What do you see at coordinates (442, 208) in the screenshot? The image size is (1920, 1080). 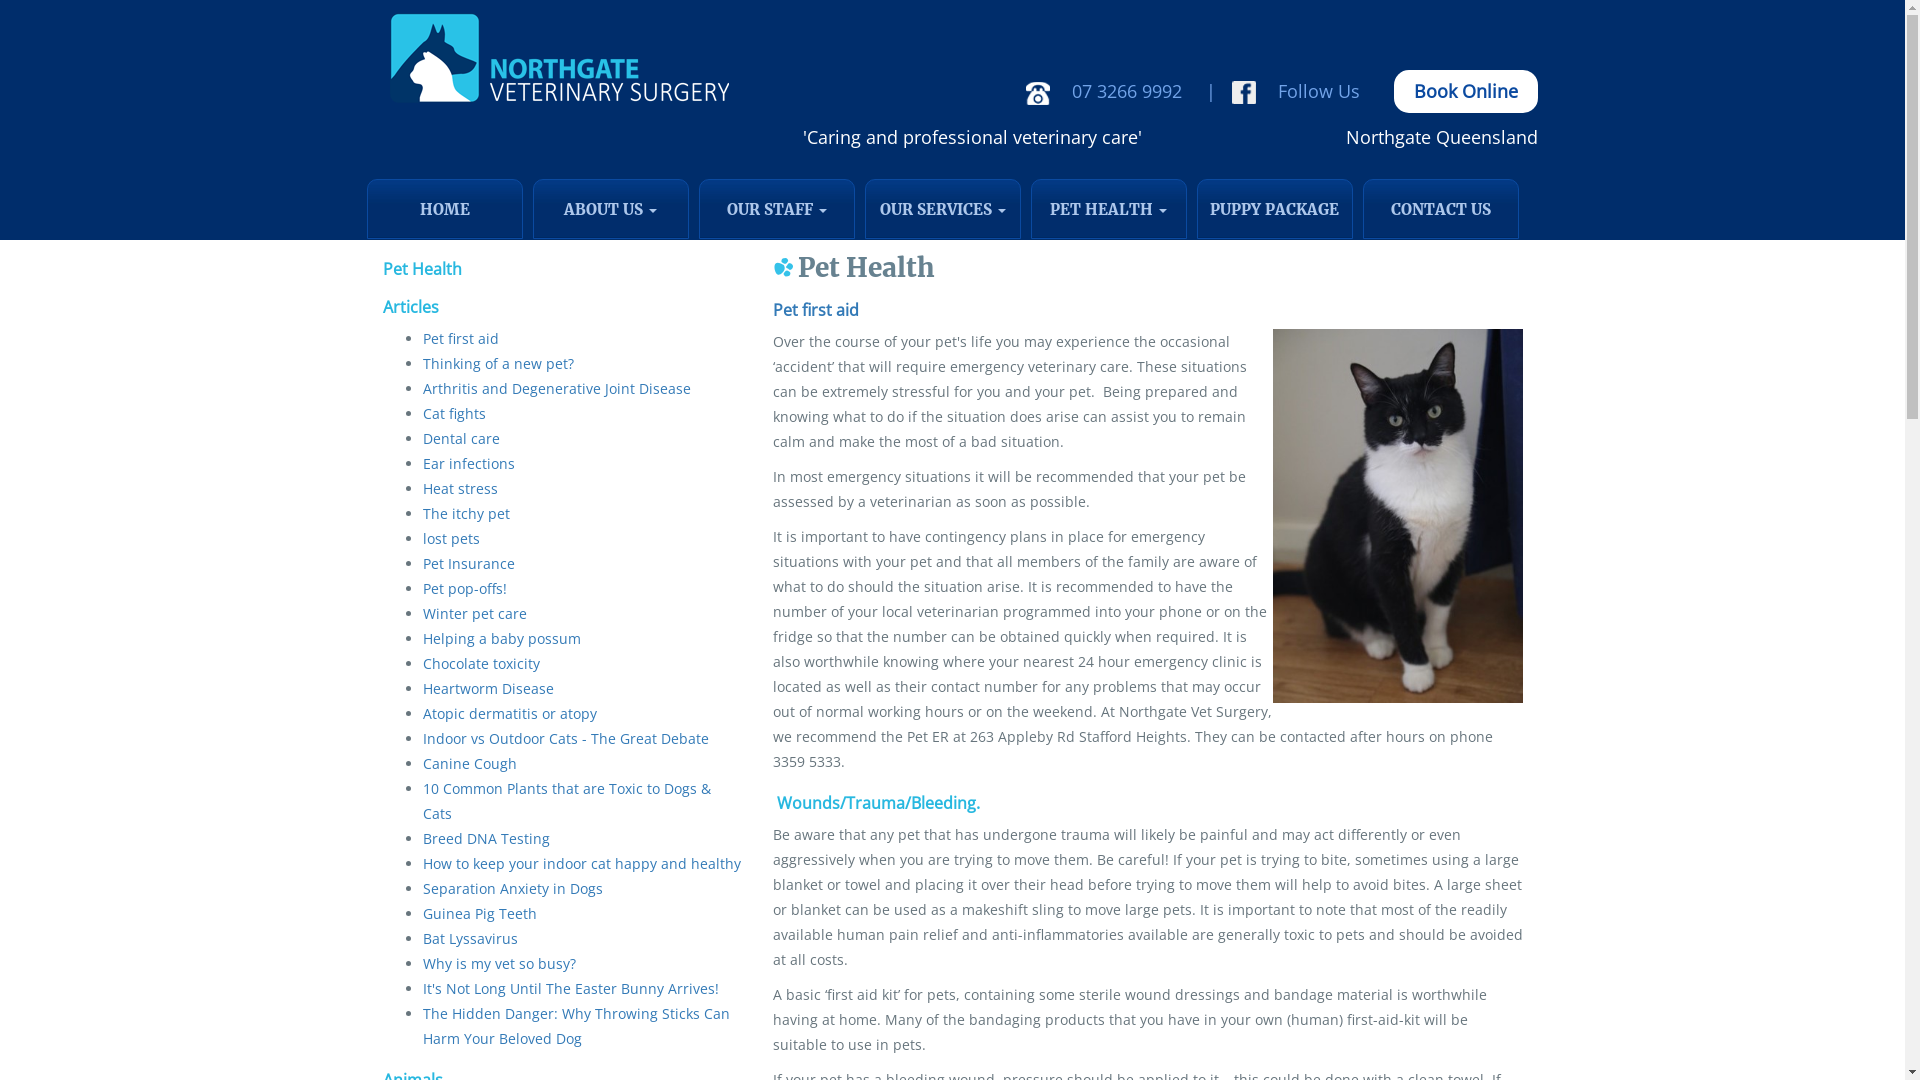 I see `'HOME'` at bounding box center [442, 208].